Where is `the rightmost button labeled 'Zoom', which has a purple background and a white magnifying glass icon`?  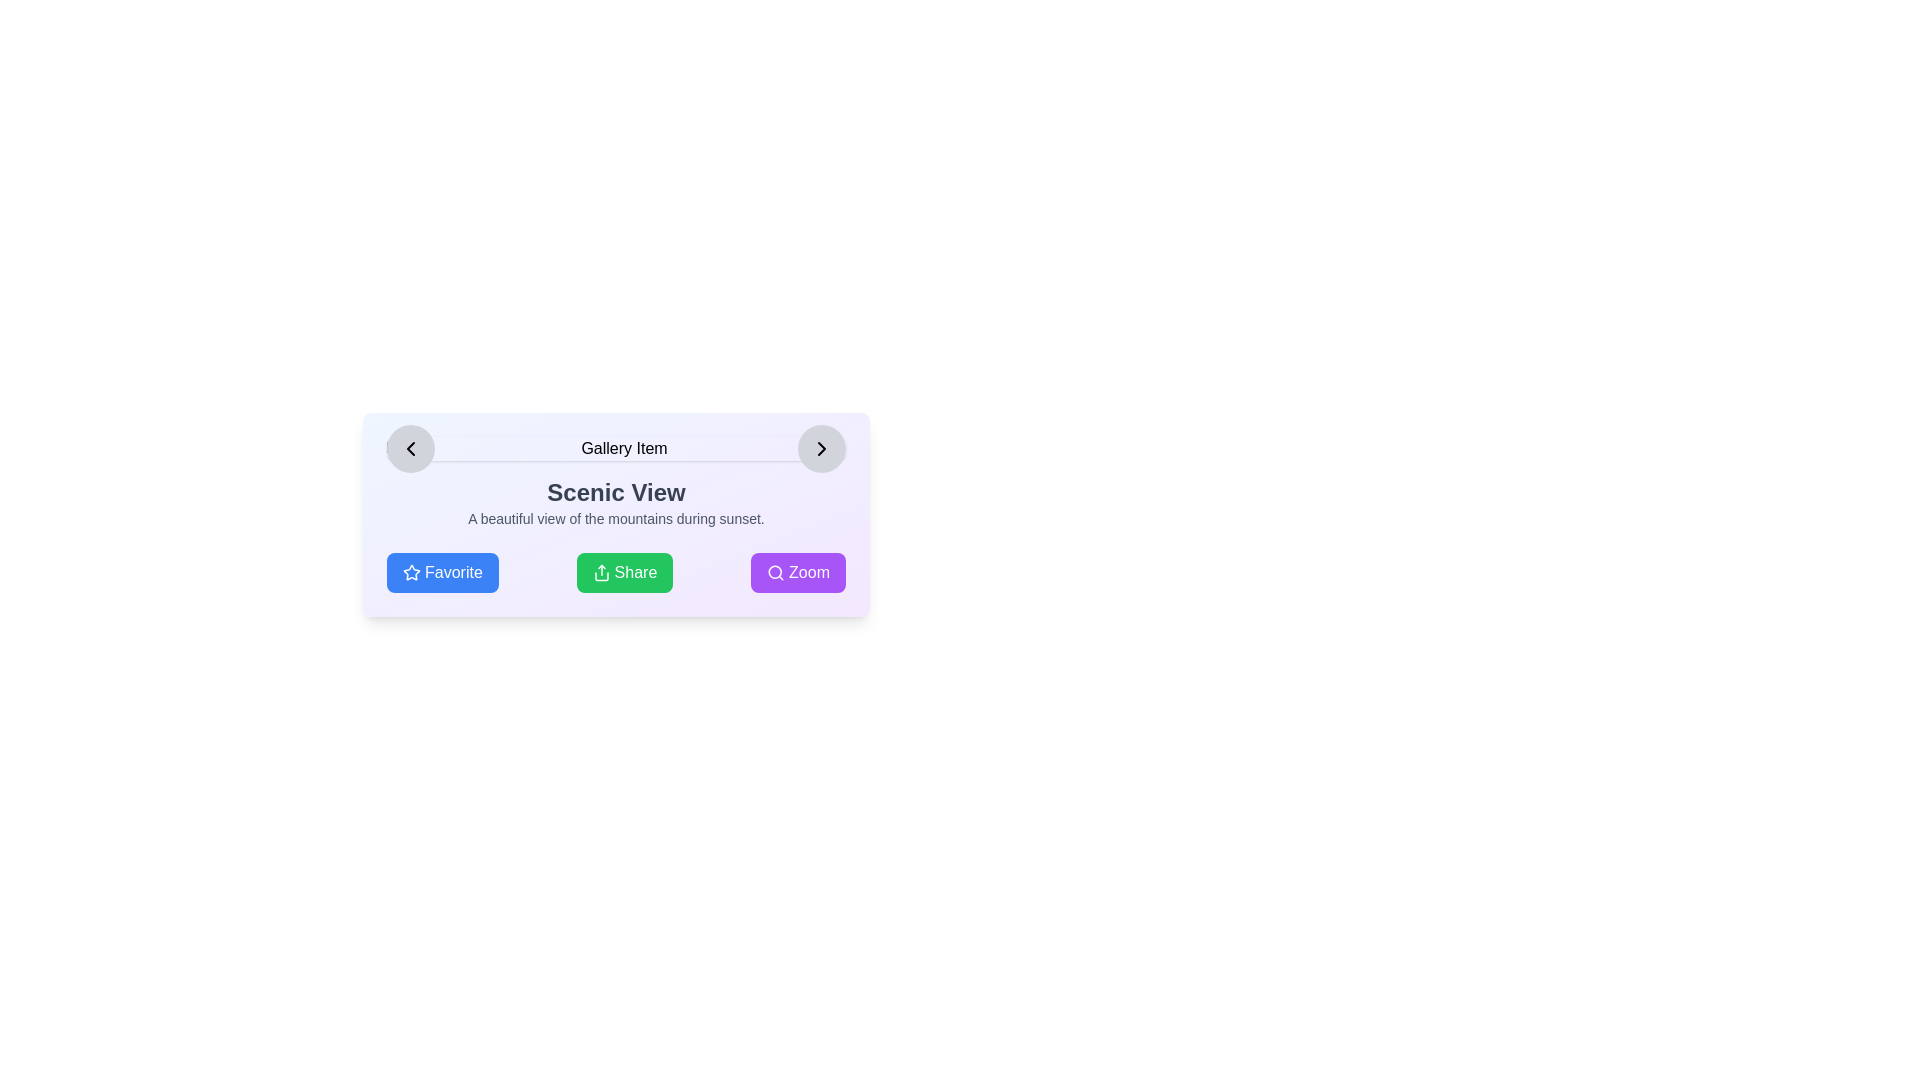 the rightmost button labeled 'Zoom', which has a purple background and a white magnifying glass icon is located at coordinates (797, 573).